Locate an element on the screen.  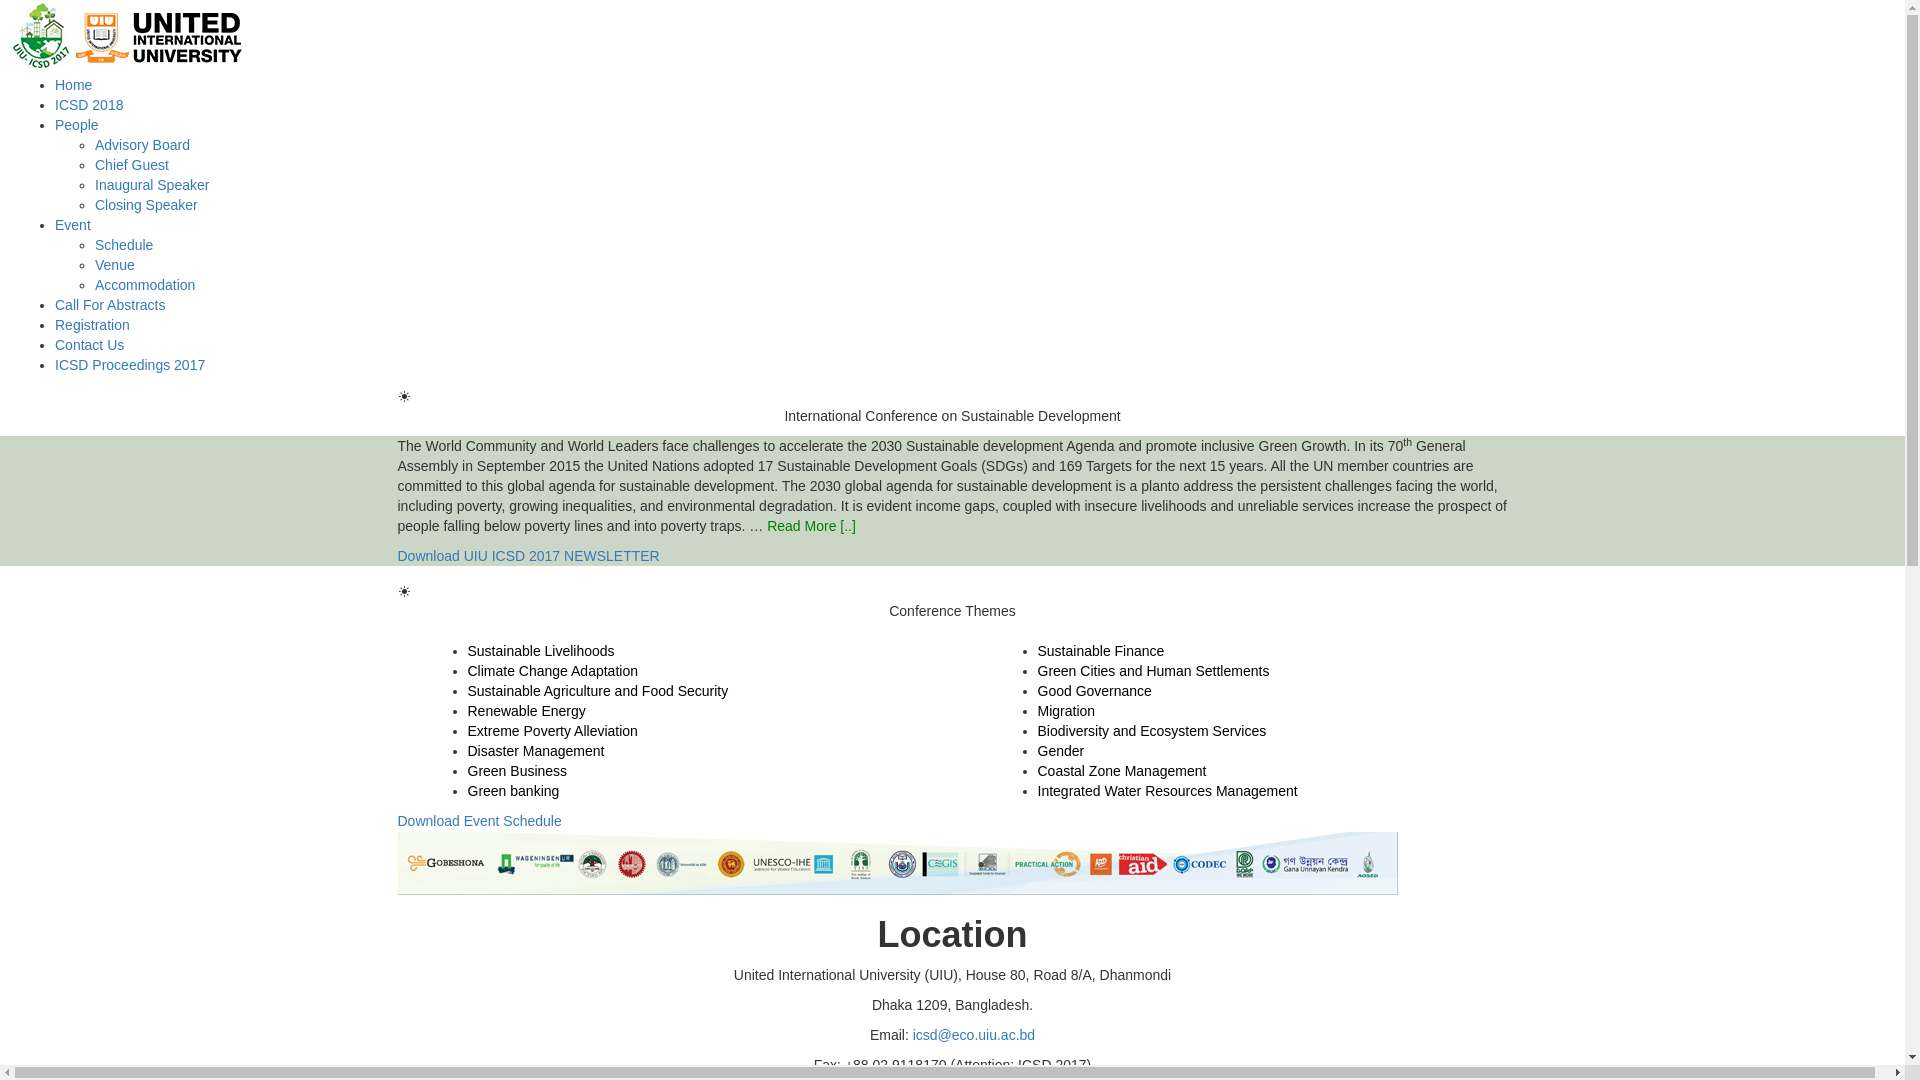
'People' is located at coordinates (76, 124).